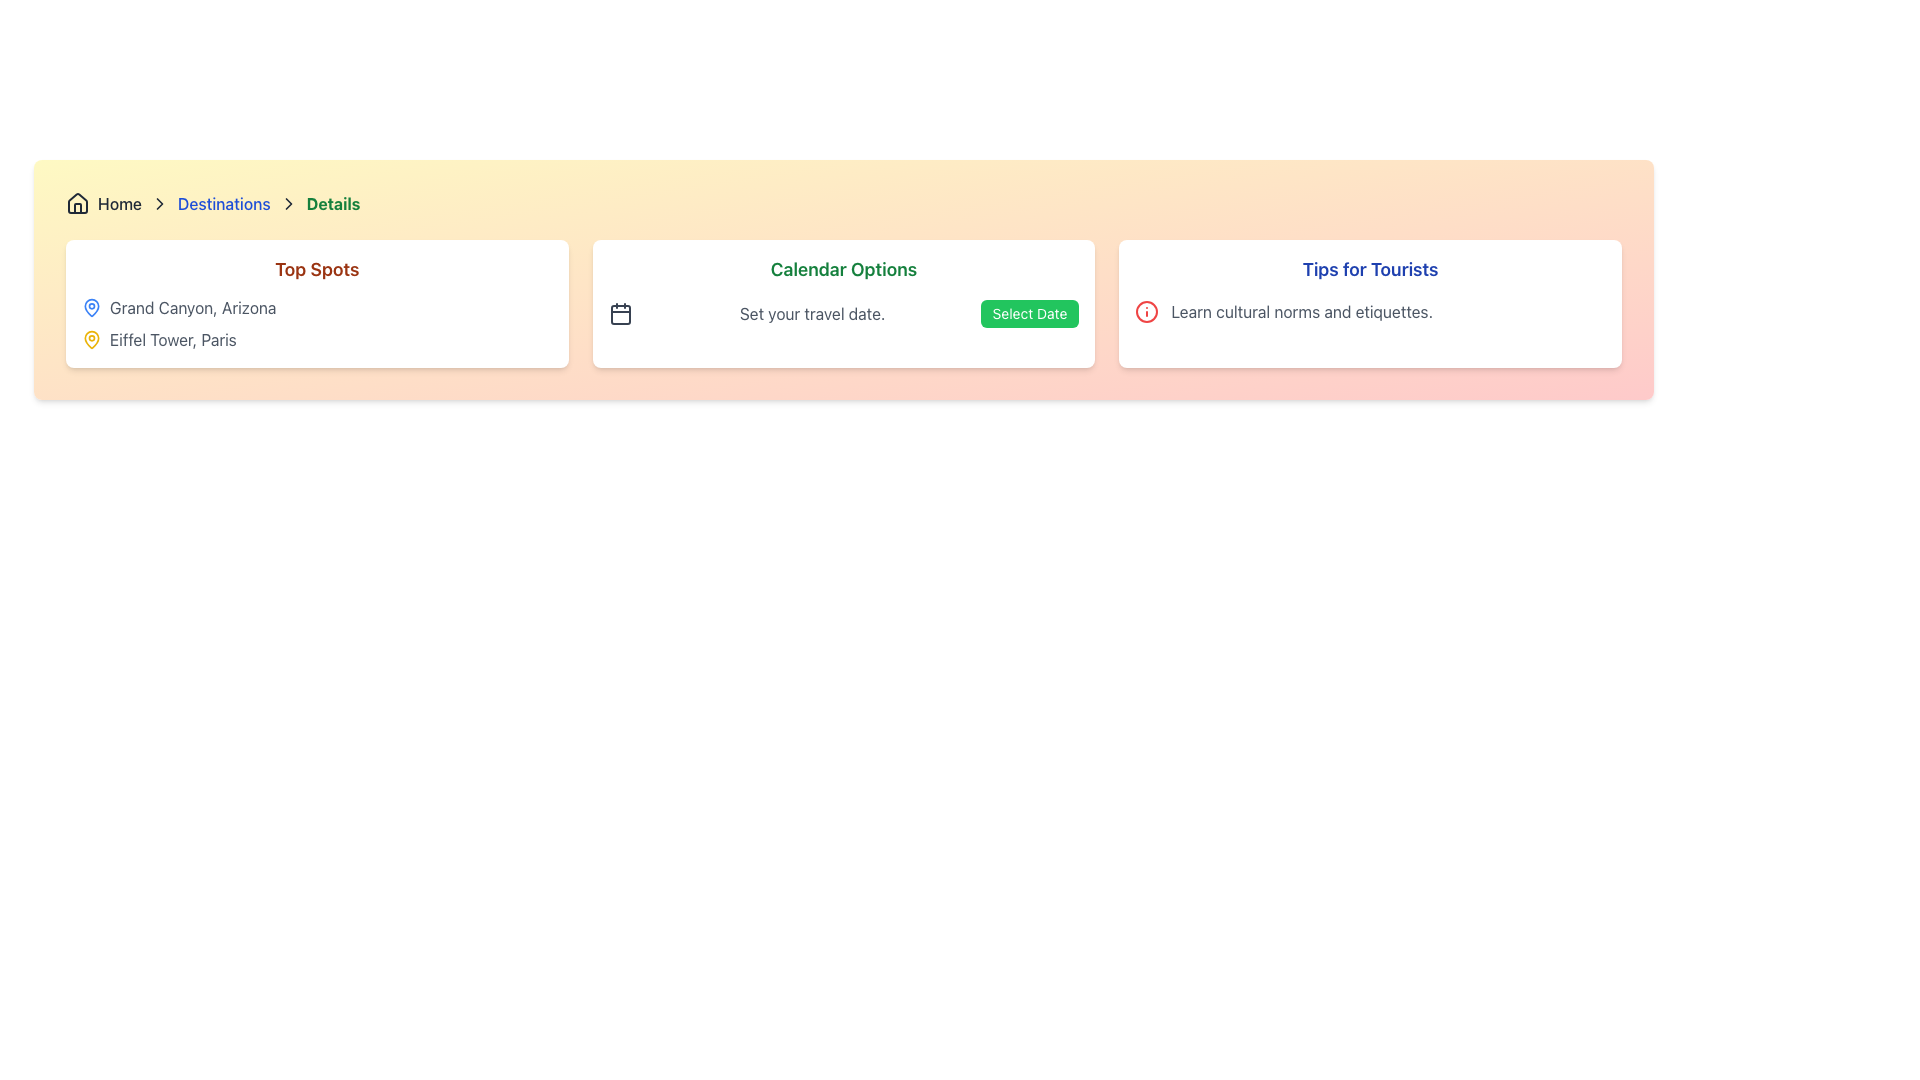 This screenshot has width=1920, height=1080. Describe the element at coordinates (77, 204) in the screenshot. I see `the house icon in the breadcrumb navigation, which is styled in a minimalistic outline format and is positioned directly to the left of the text 'Home'` at that location.